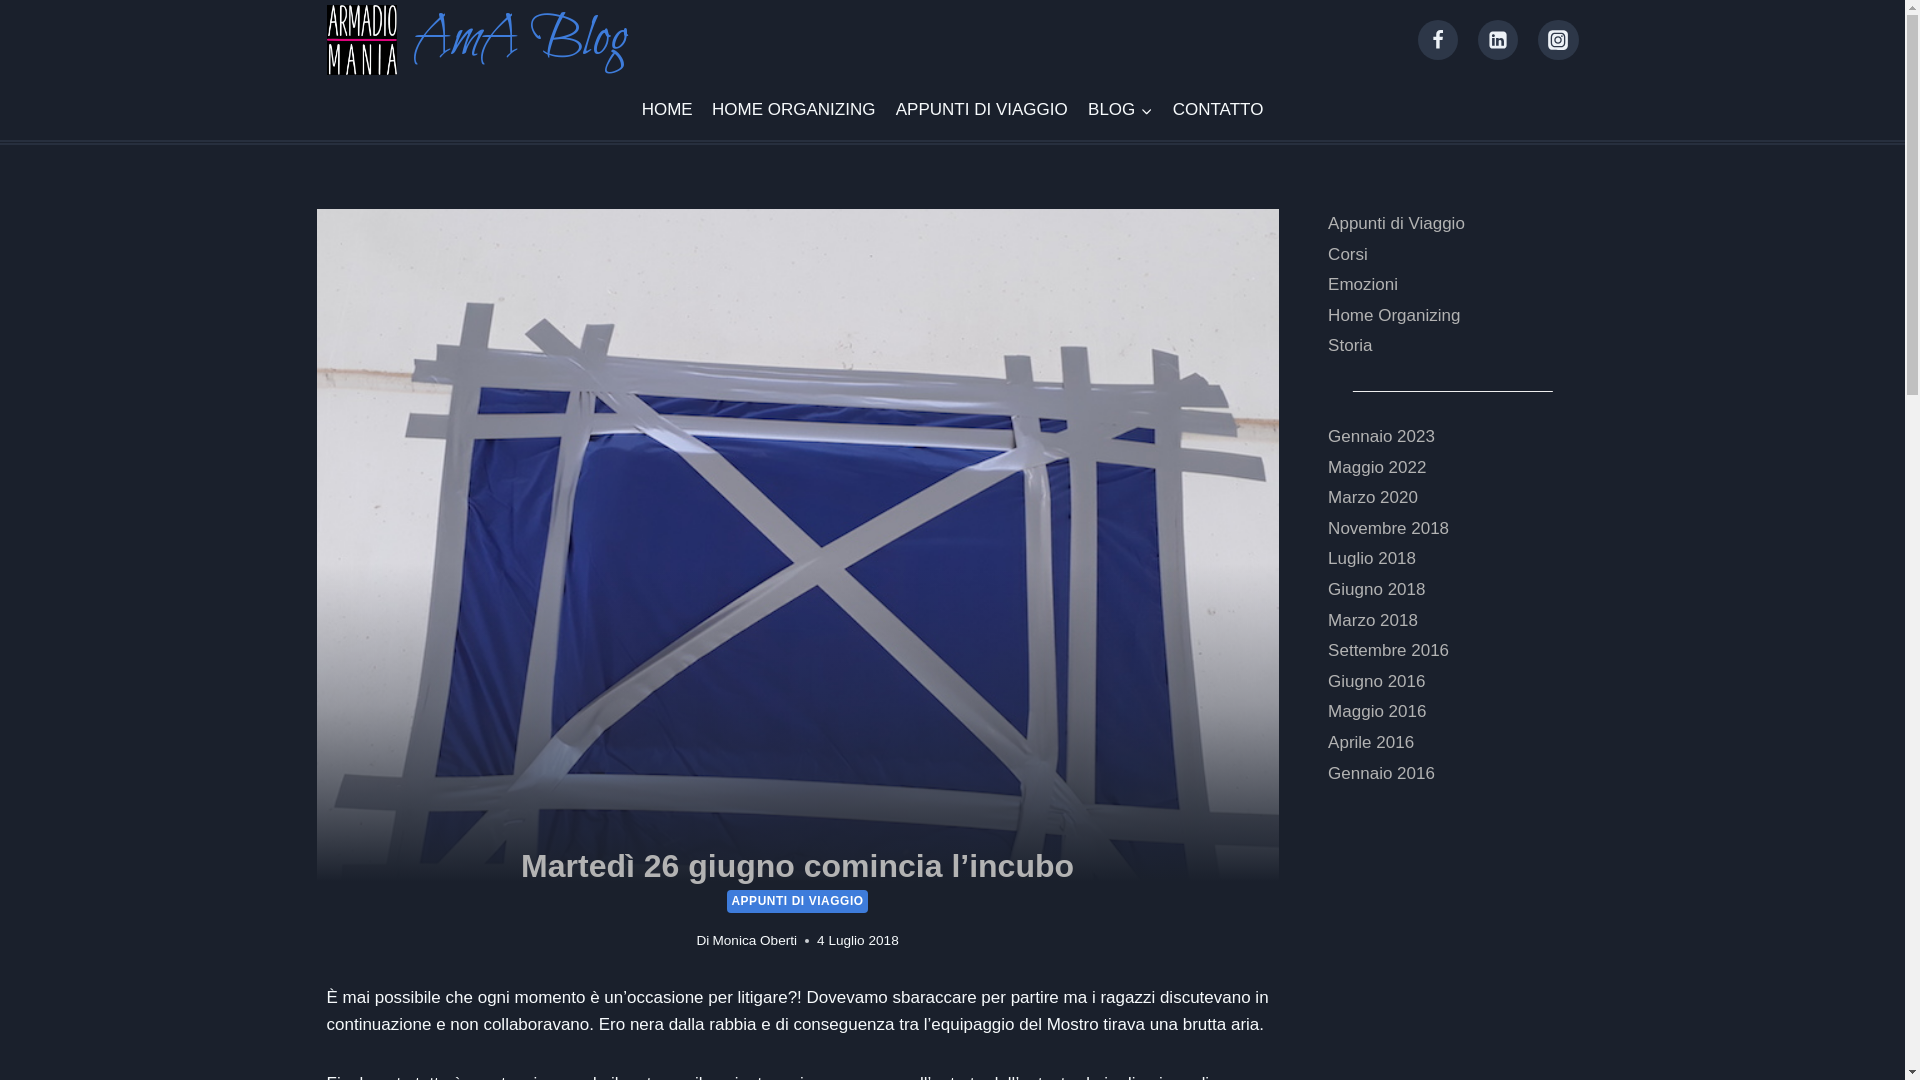  I want to click on 'Maggio 2022', so click(1376, 467).